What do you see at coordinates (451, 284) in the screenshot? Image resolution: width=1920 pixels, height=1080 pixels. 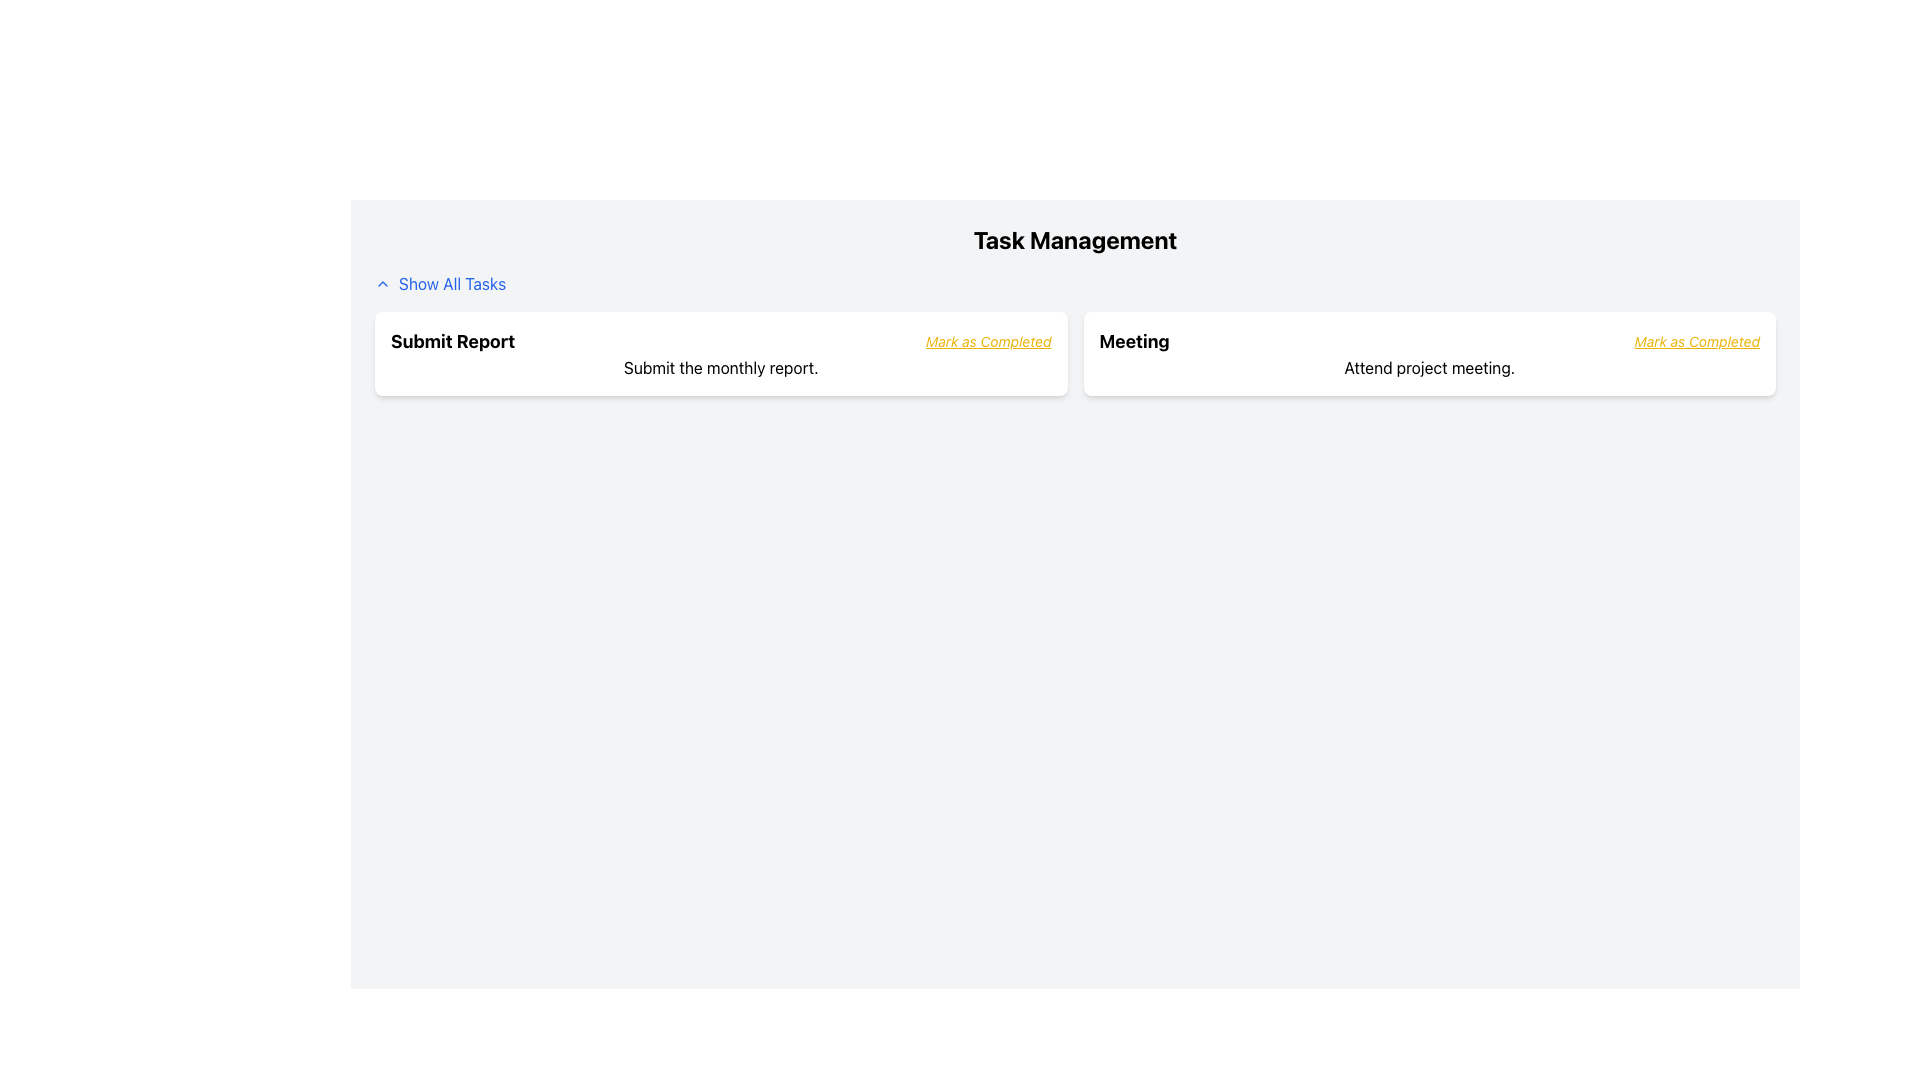 I see `the blue-colored text label displaying 'Show All Tasks'` at bounding box center [451, 284].